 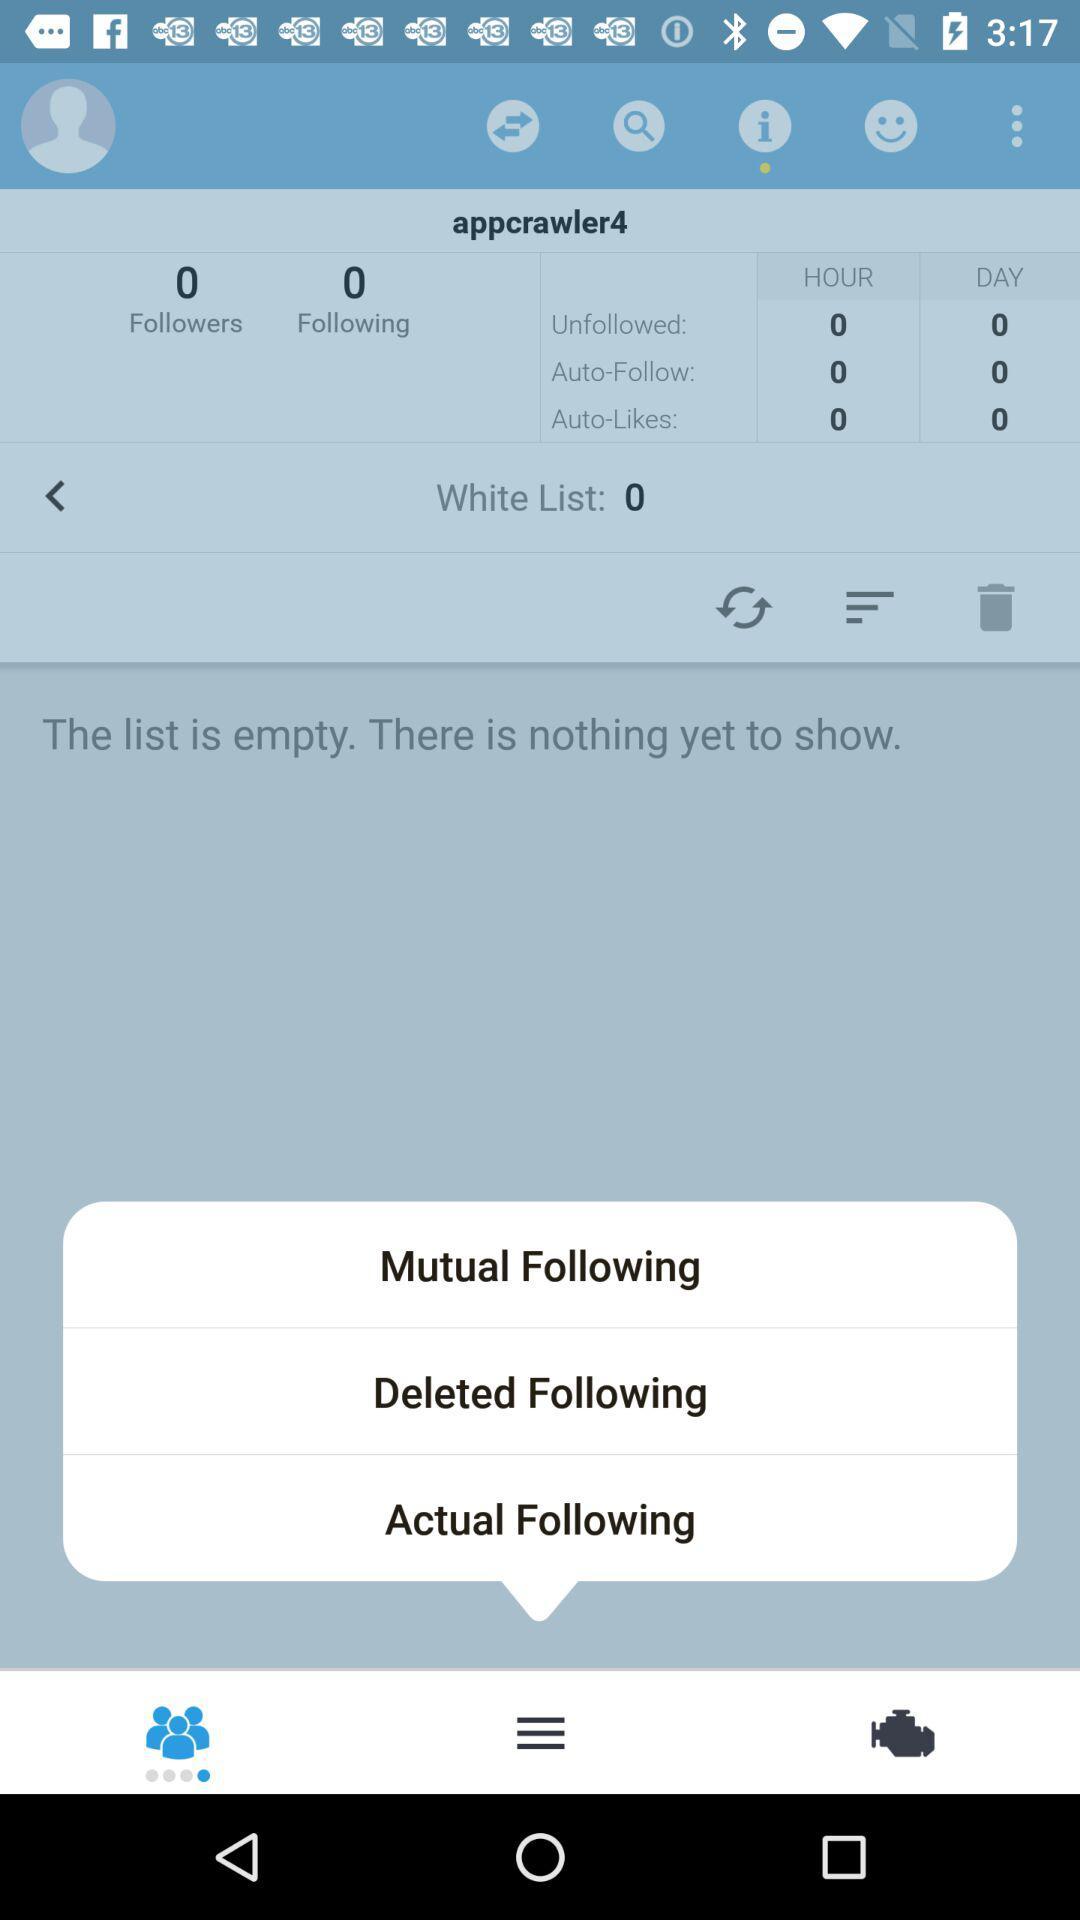 I want to click on menu, so click(x=869, y=606).